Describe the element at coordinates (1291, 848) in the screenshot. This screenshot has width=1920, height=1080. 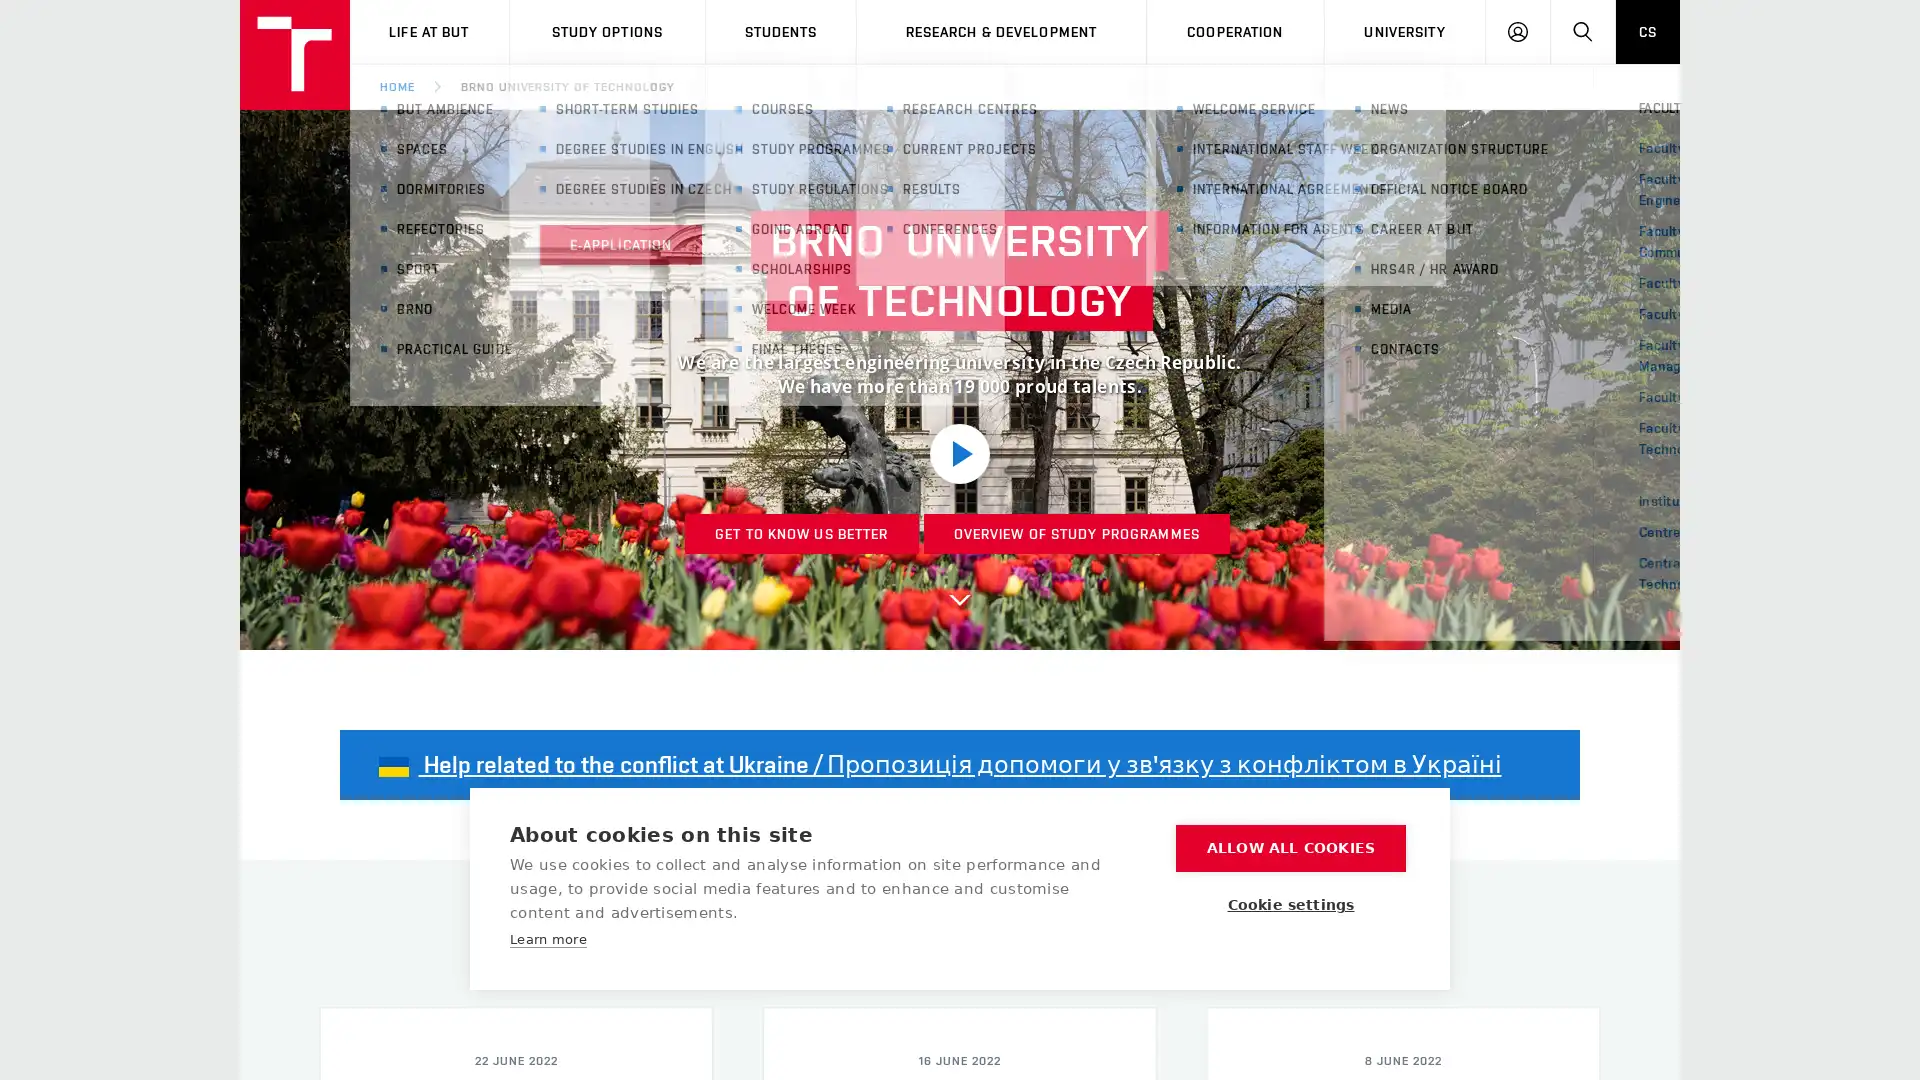
I see `ALLOW ALL COOKIES` at that location.